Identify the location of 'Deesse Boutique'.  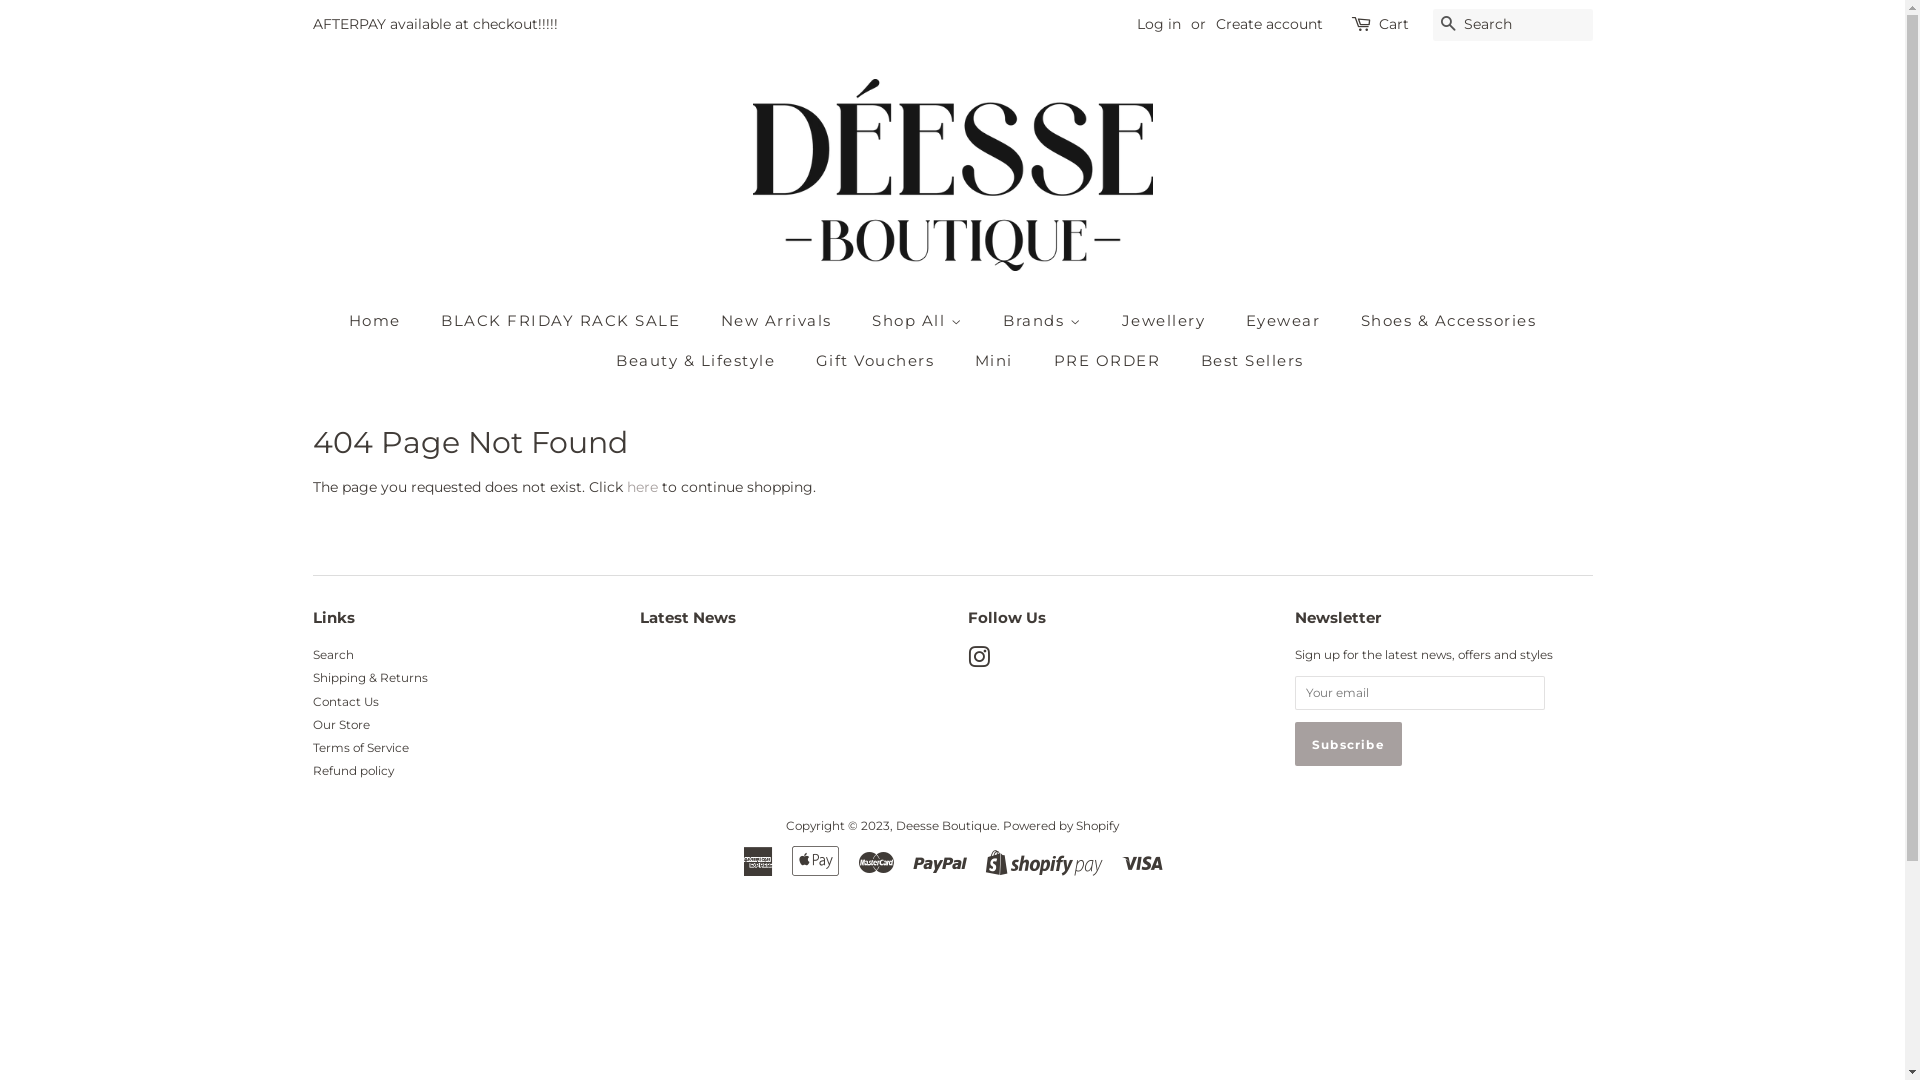
(945, 825).